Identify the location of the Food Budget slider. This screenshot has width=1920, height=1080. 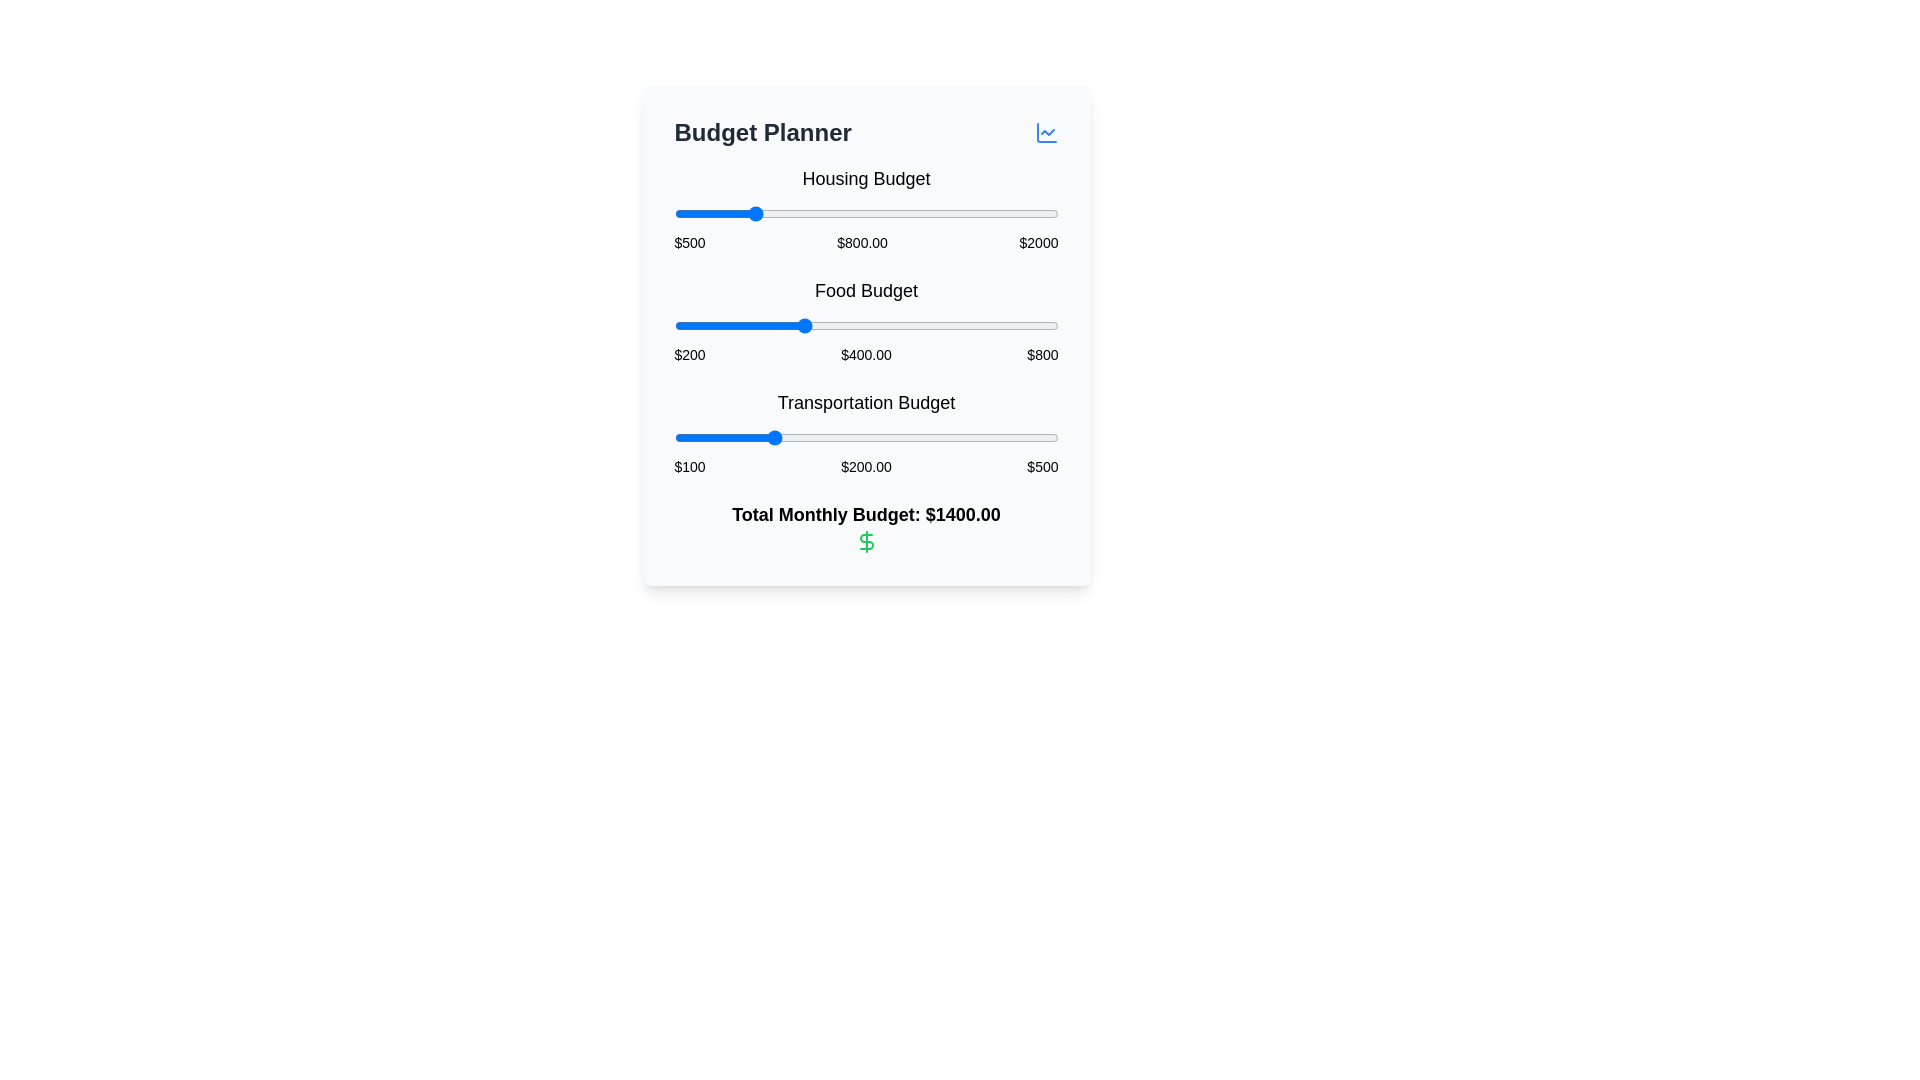
(969, 325).